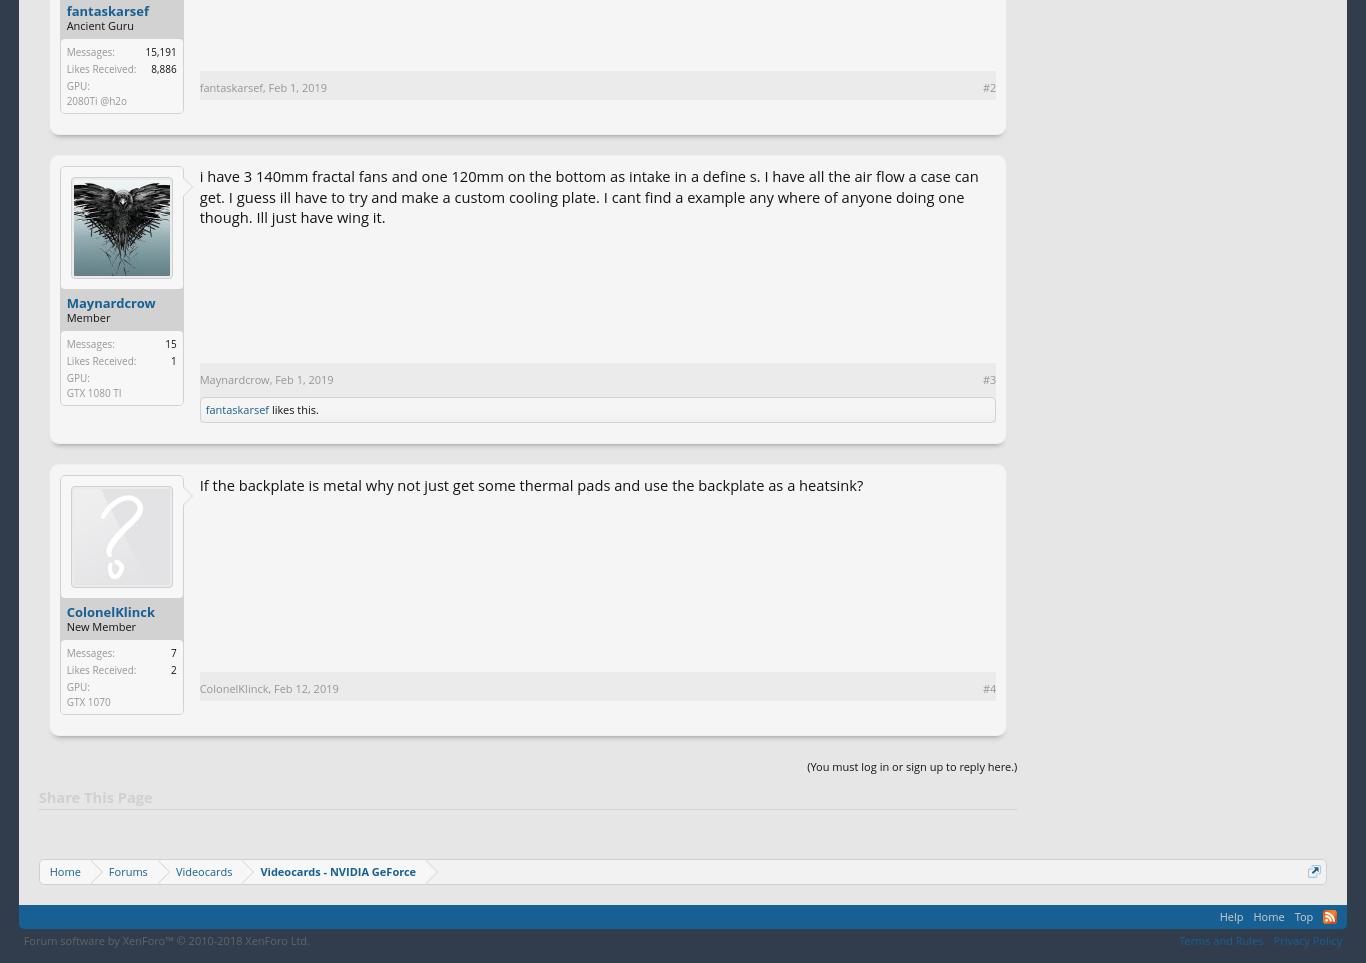  Describe the element at coordinates (1219, 915) in the screenshot. I see `'Help'` at that location.